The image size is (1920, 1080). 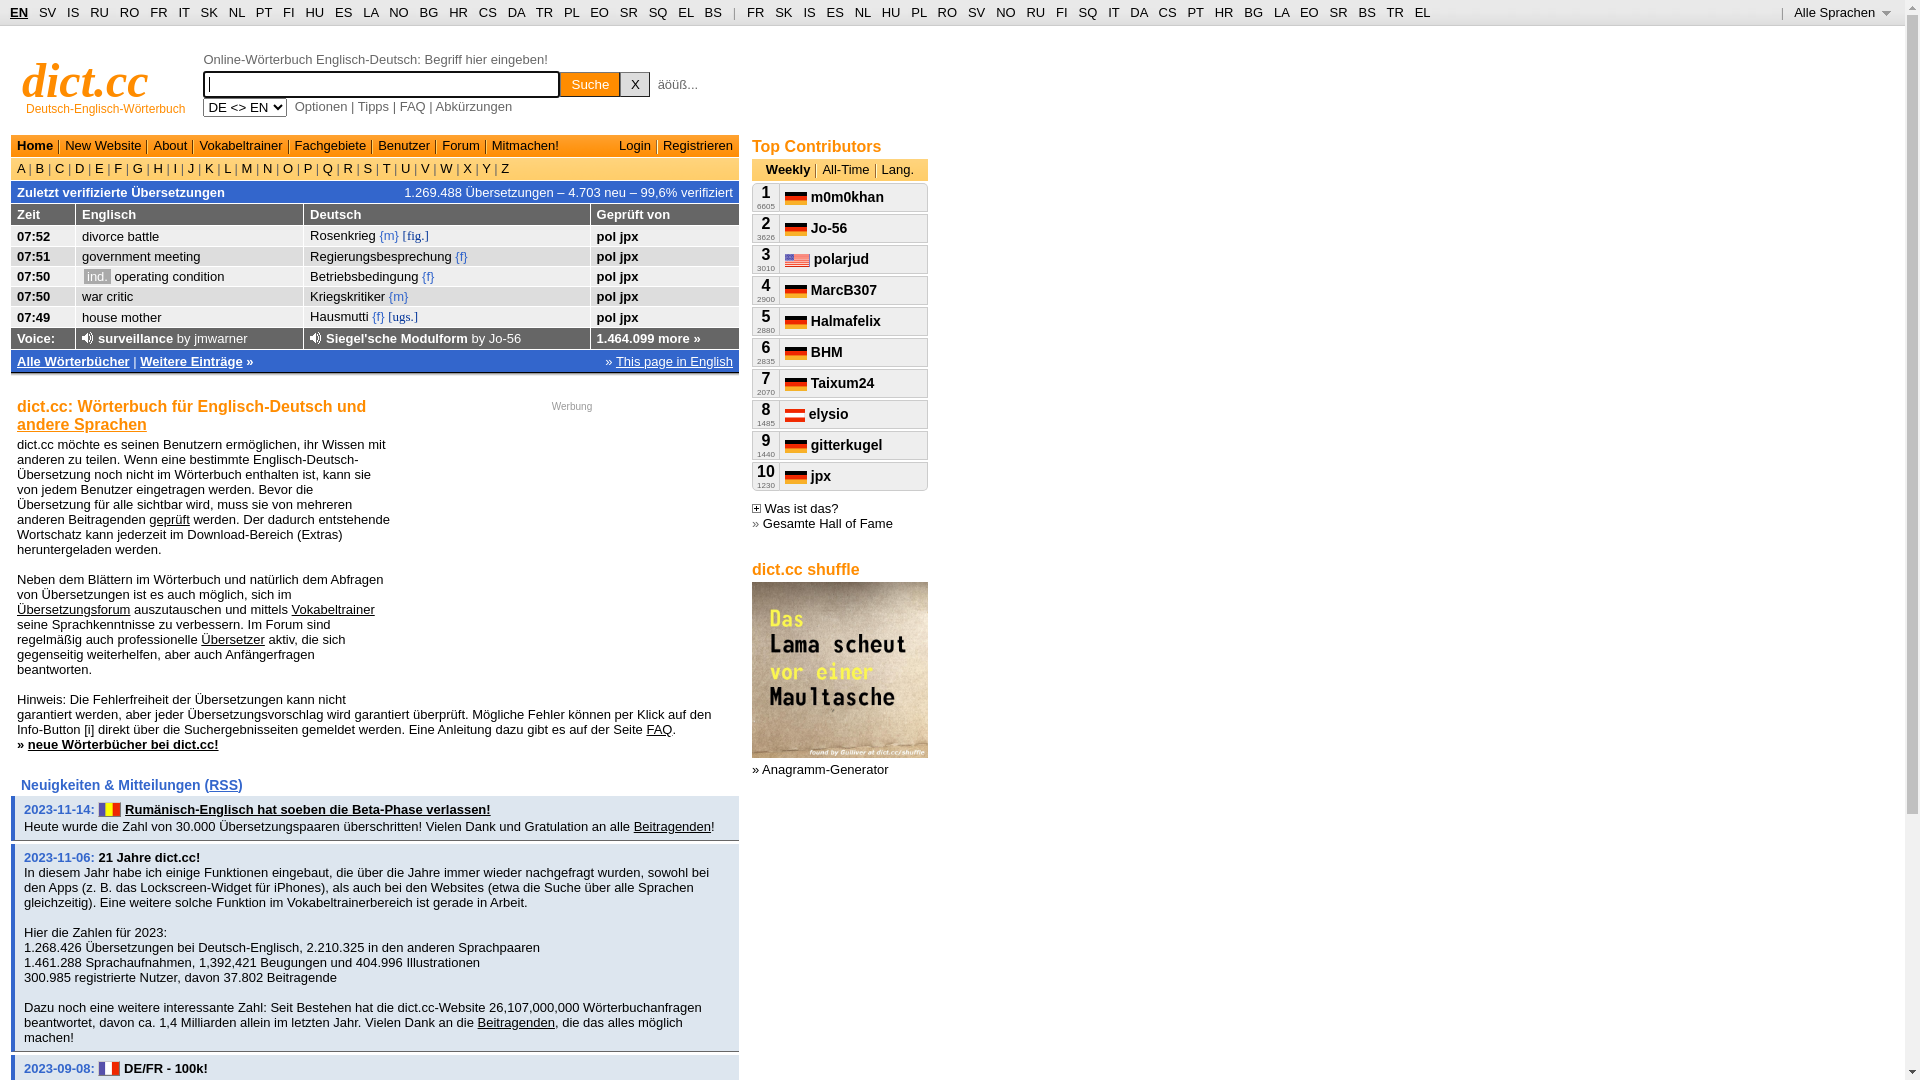 What do you see at coordinates (360, 167) in the screenshot?
I see `'S'` at bounding box center [360, 167].